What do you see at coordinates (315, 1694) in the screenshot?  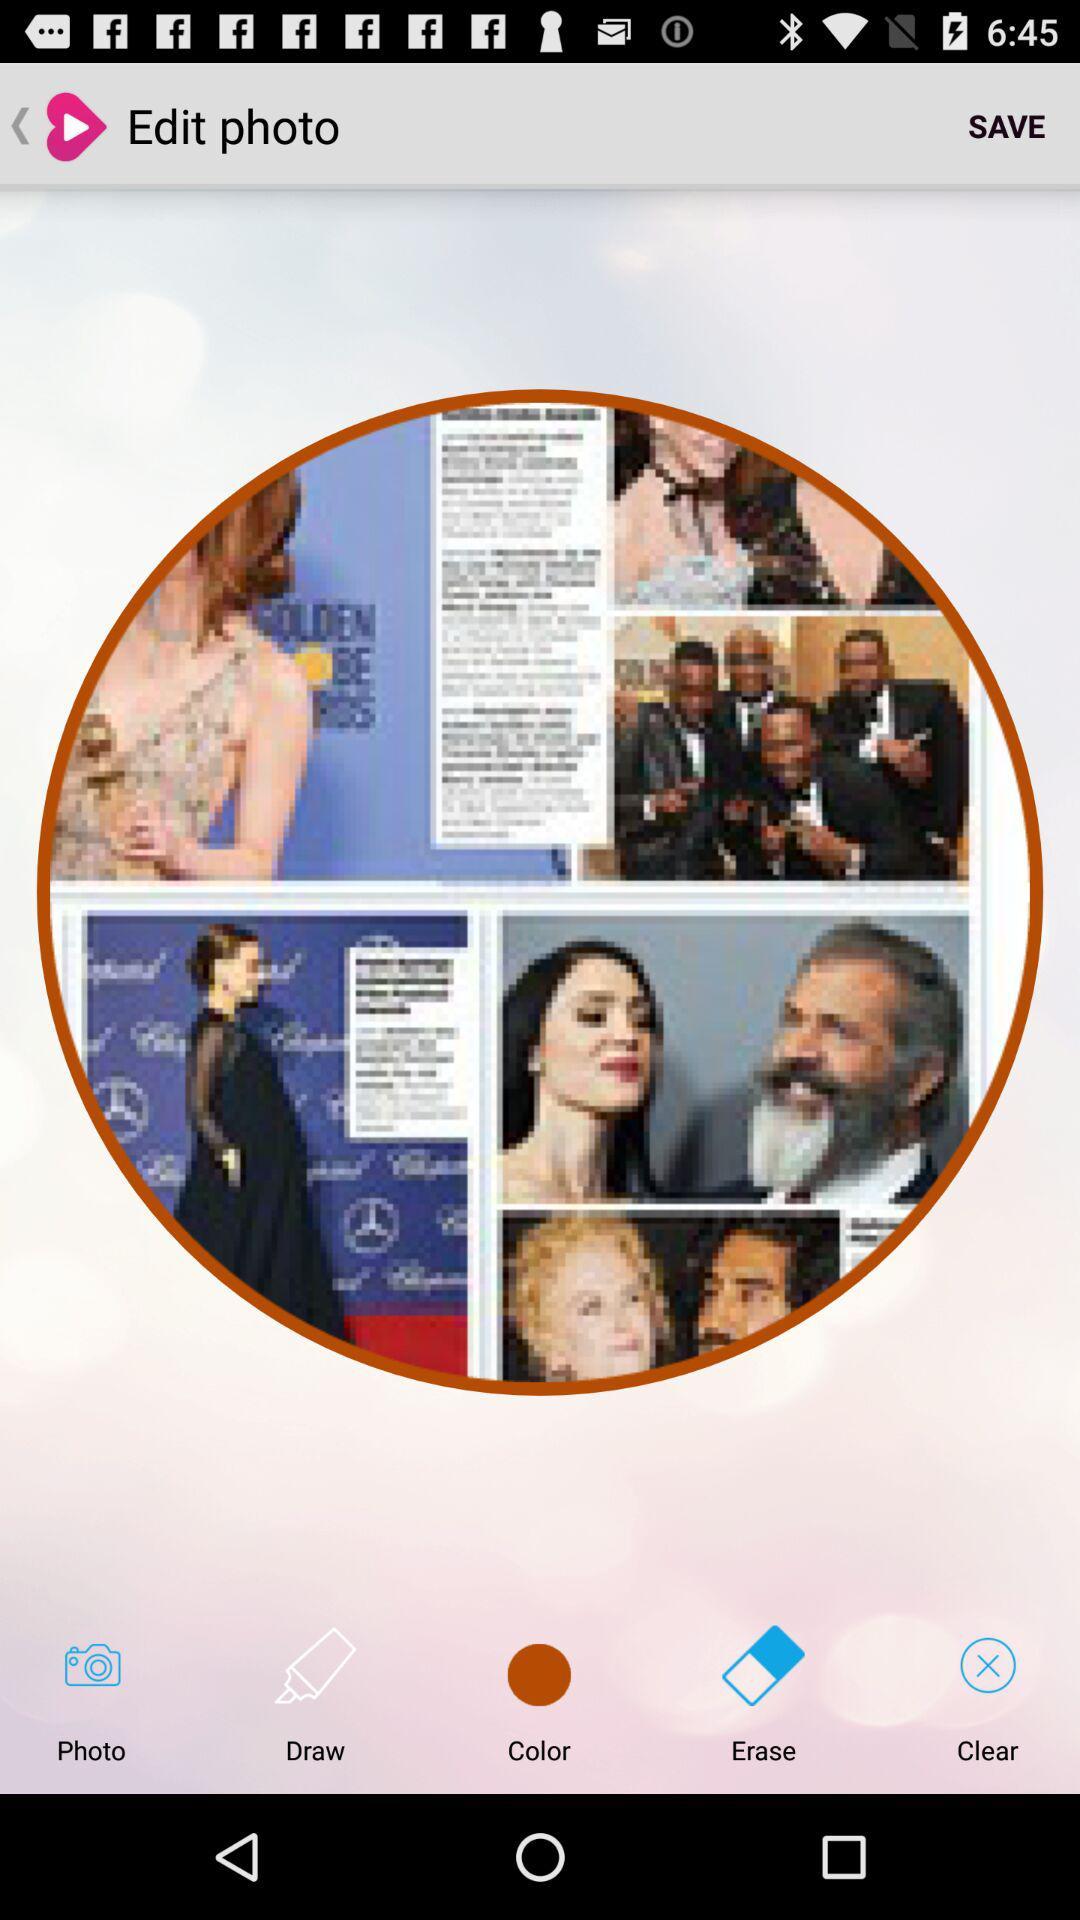 I see `item to the left of the color item` at bounding box center [315, 1694].